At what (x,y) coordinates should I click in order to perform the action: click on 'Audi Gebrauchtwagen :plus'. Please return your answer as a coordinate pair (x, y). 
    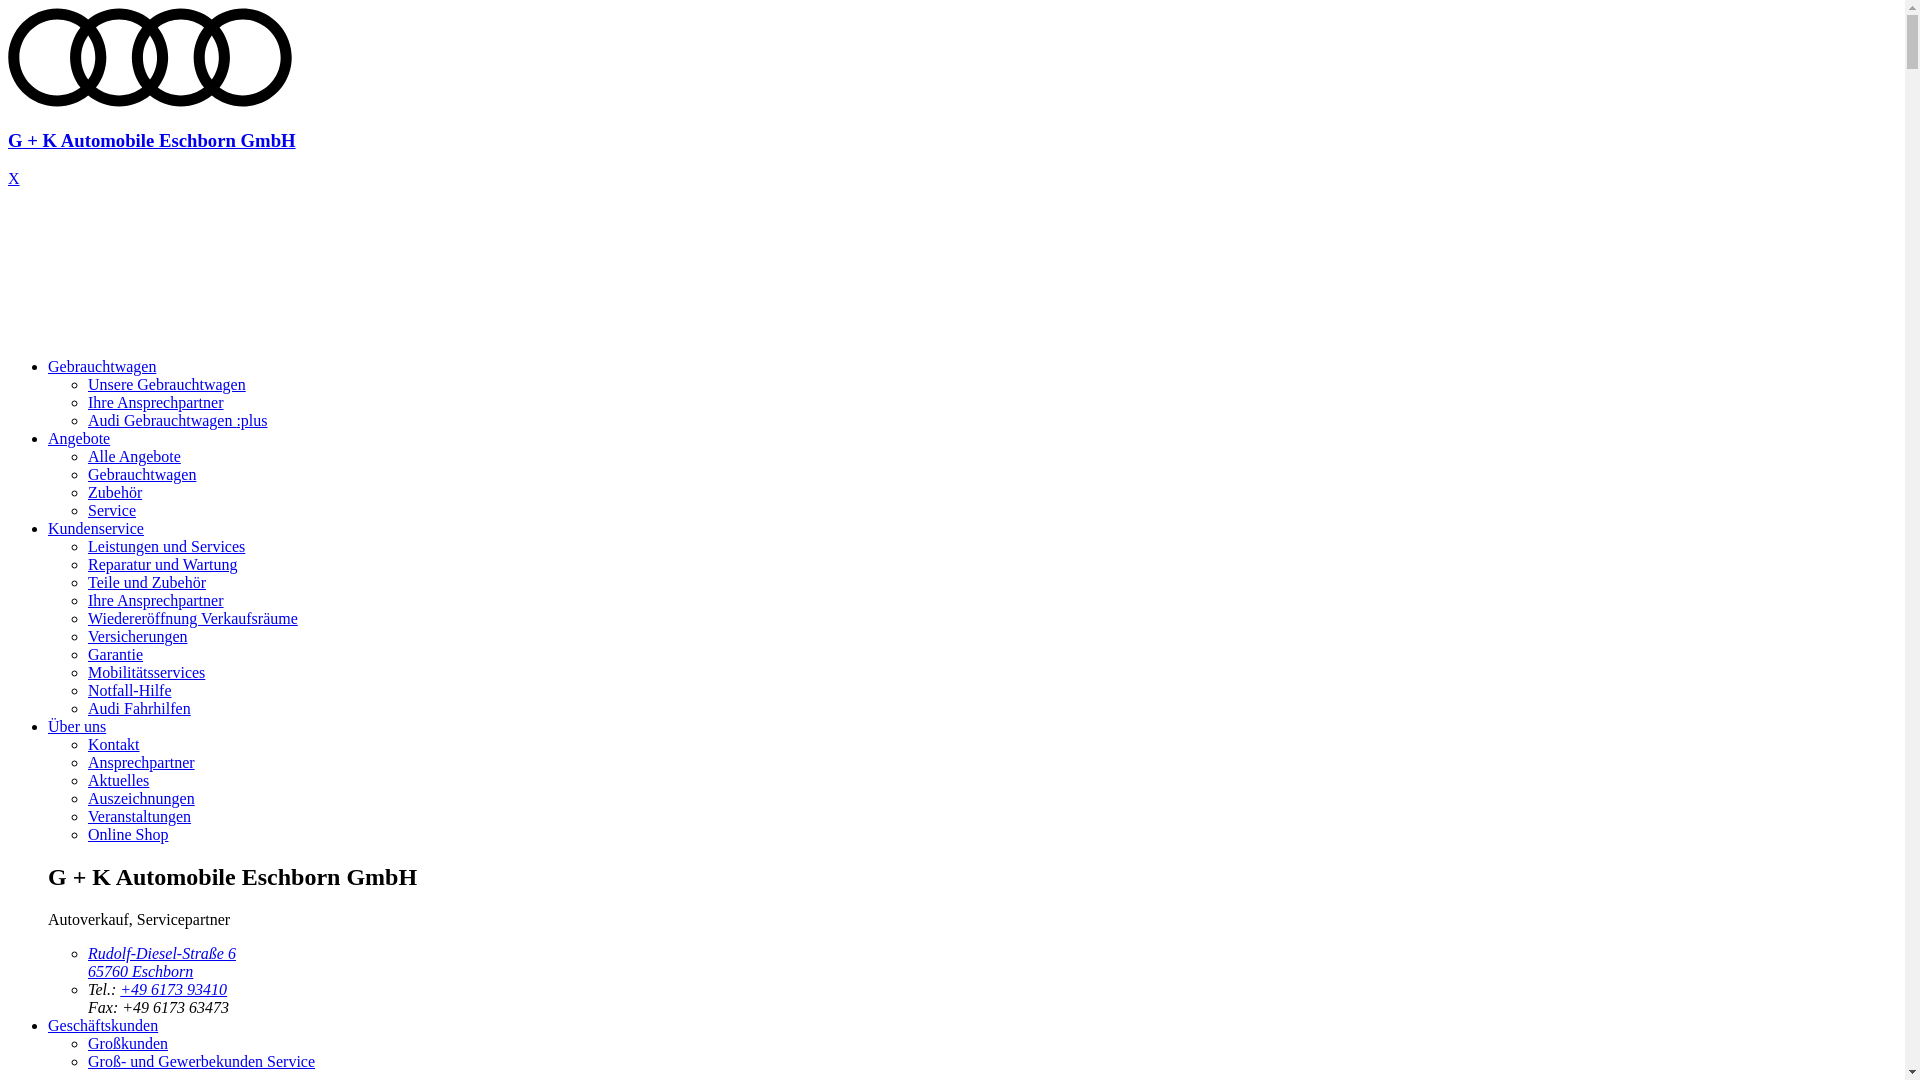
    Looking at the image, I should click on (177, 419).